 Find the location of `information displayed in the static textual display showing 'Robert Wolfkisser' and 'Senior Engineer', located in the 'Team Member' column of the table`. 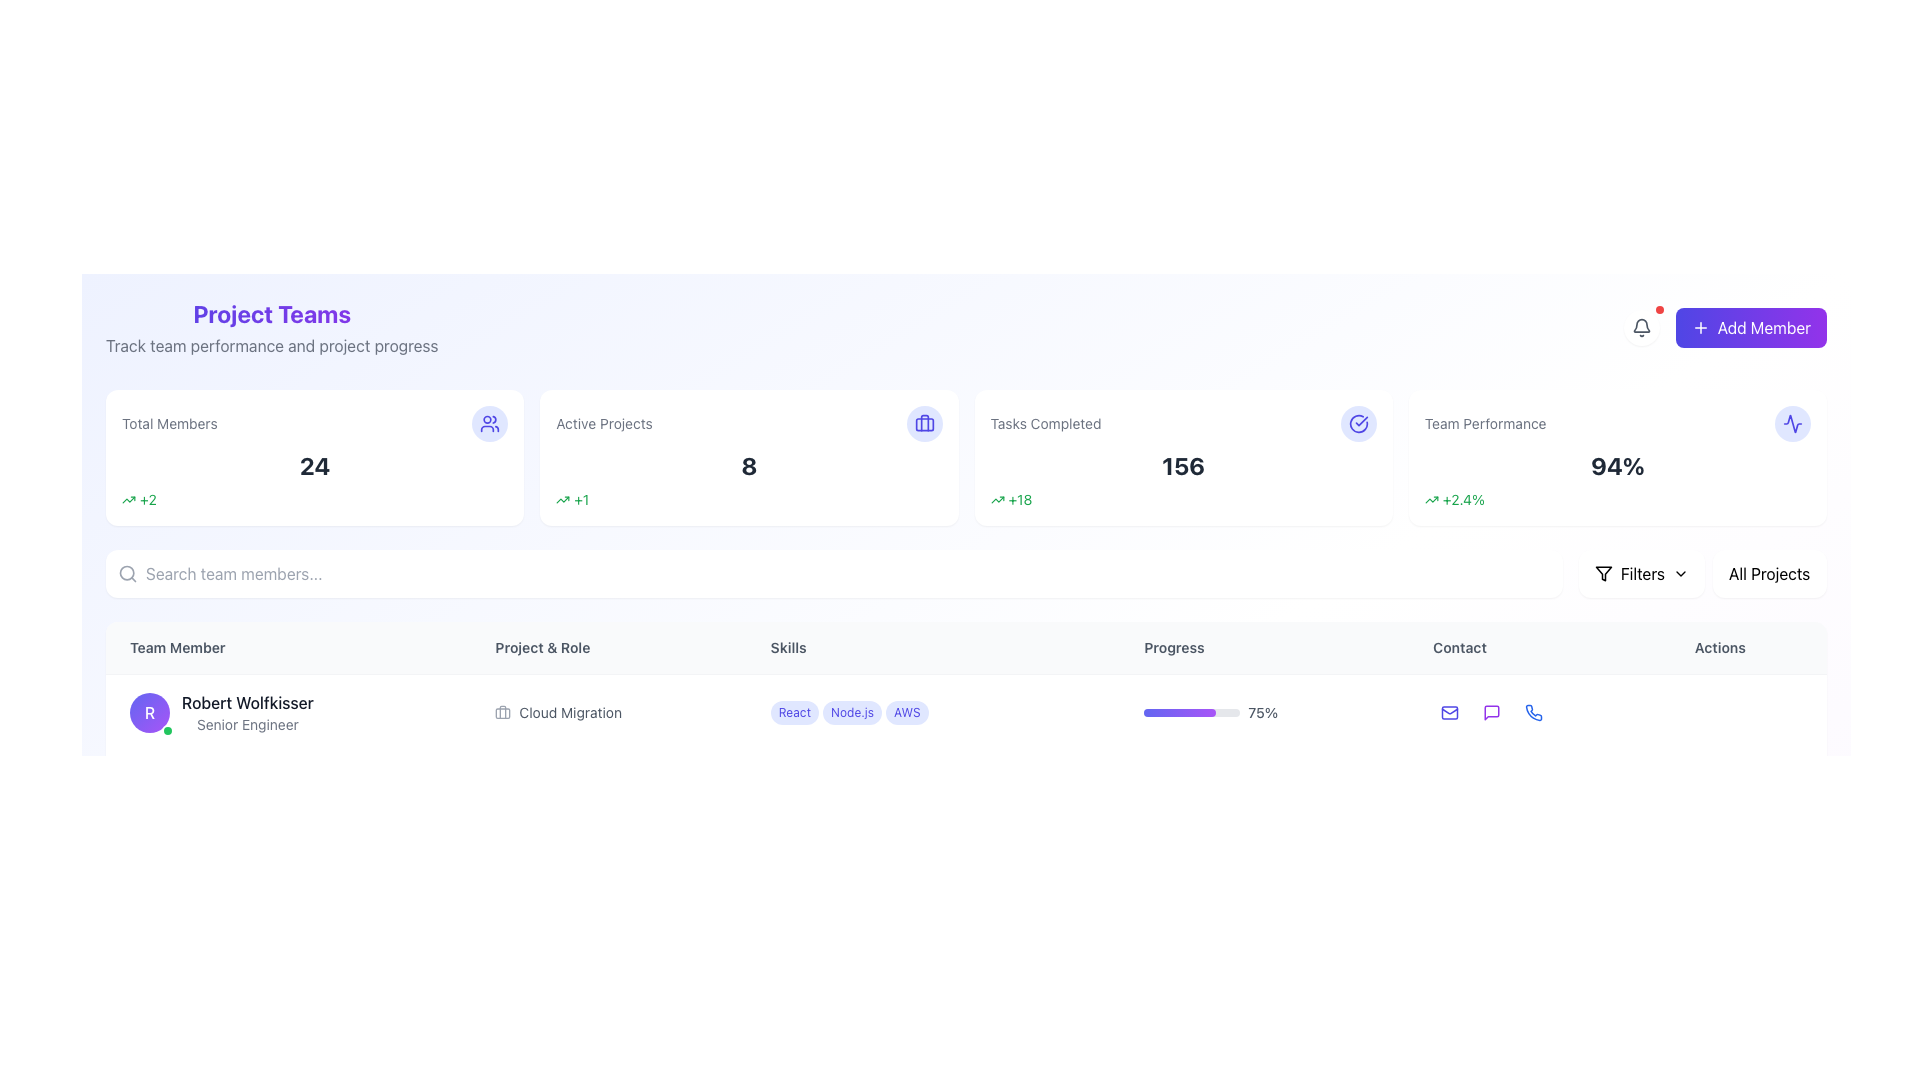

information displayed in the static textual display showing 'Robert Wolfkisser' and 'Senior Engineer', located in the 'Team Member' column of the table is located at coordinates (246, 712).